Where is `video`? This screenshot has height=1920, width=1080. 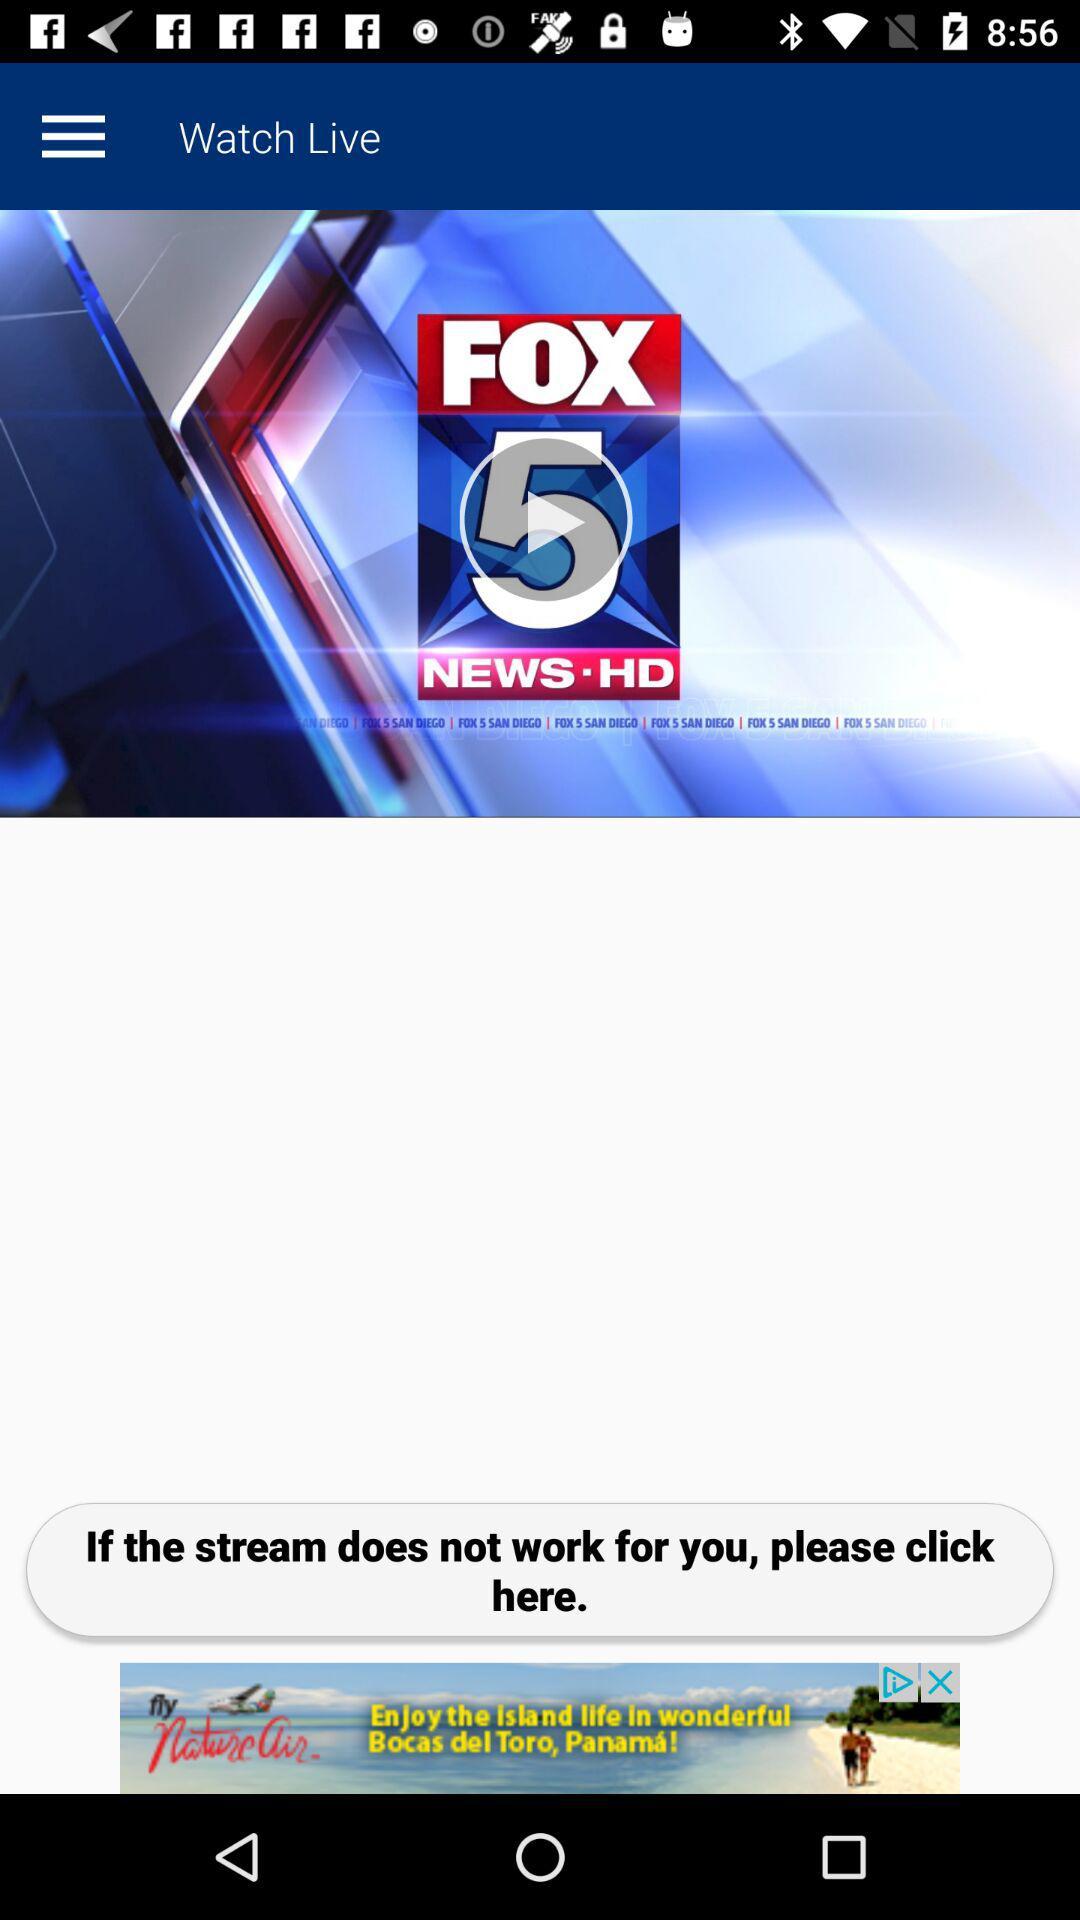 video is located at coordinates (540, 513).